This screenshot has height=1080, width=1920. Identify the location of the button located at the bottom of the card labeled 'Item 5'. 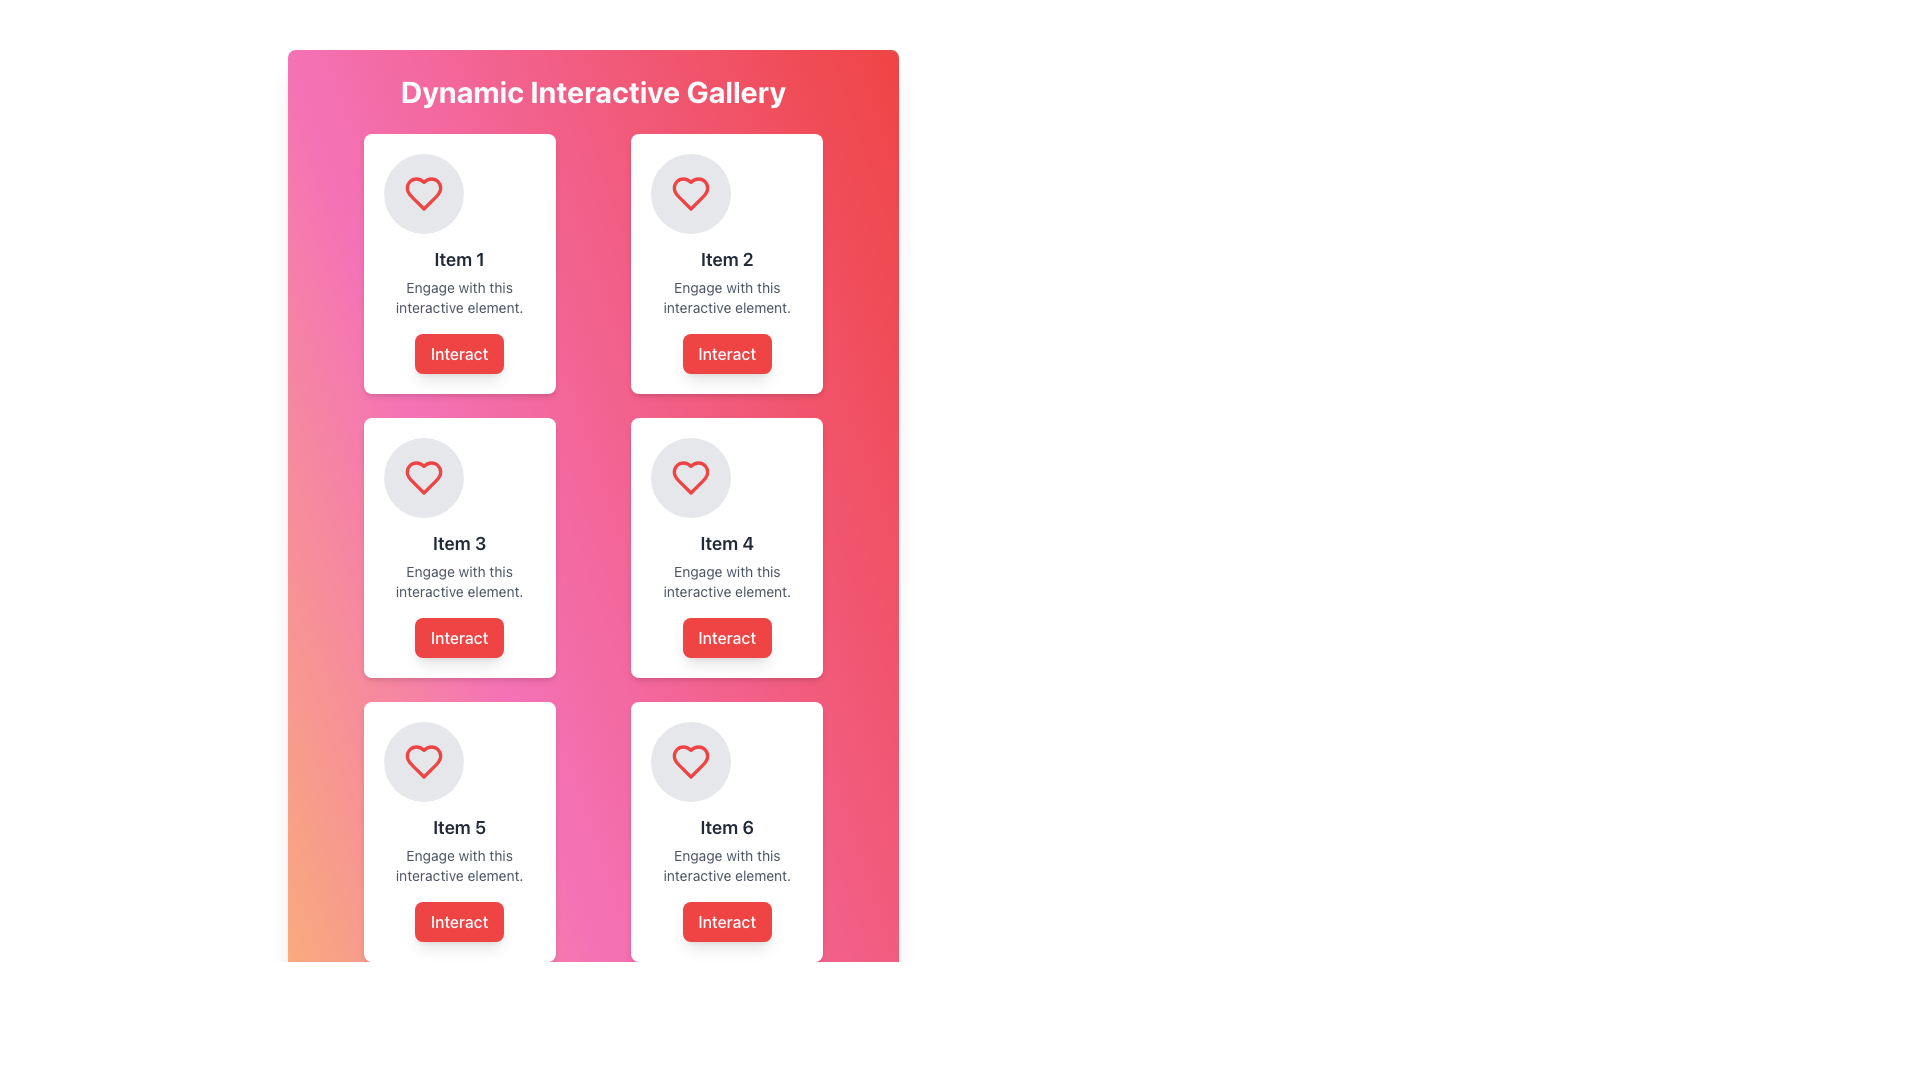
(458, 921).